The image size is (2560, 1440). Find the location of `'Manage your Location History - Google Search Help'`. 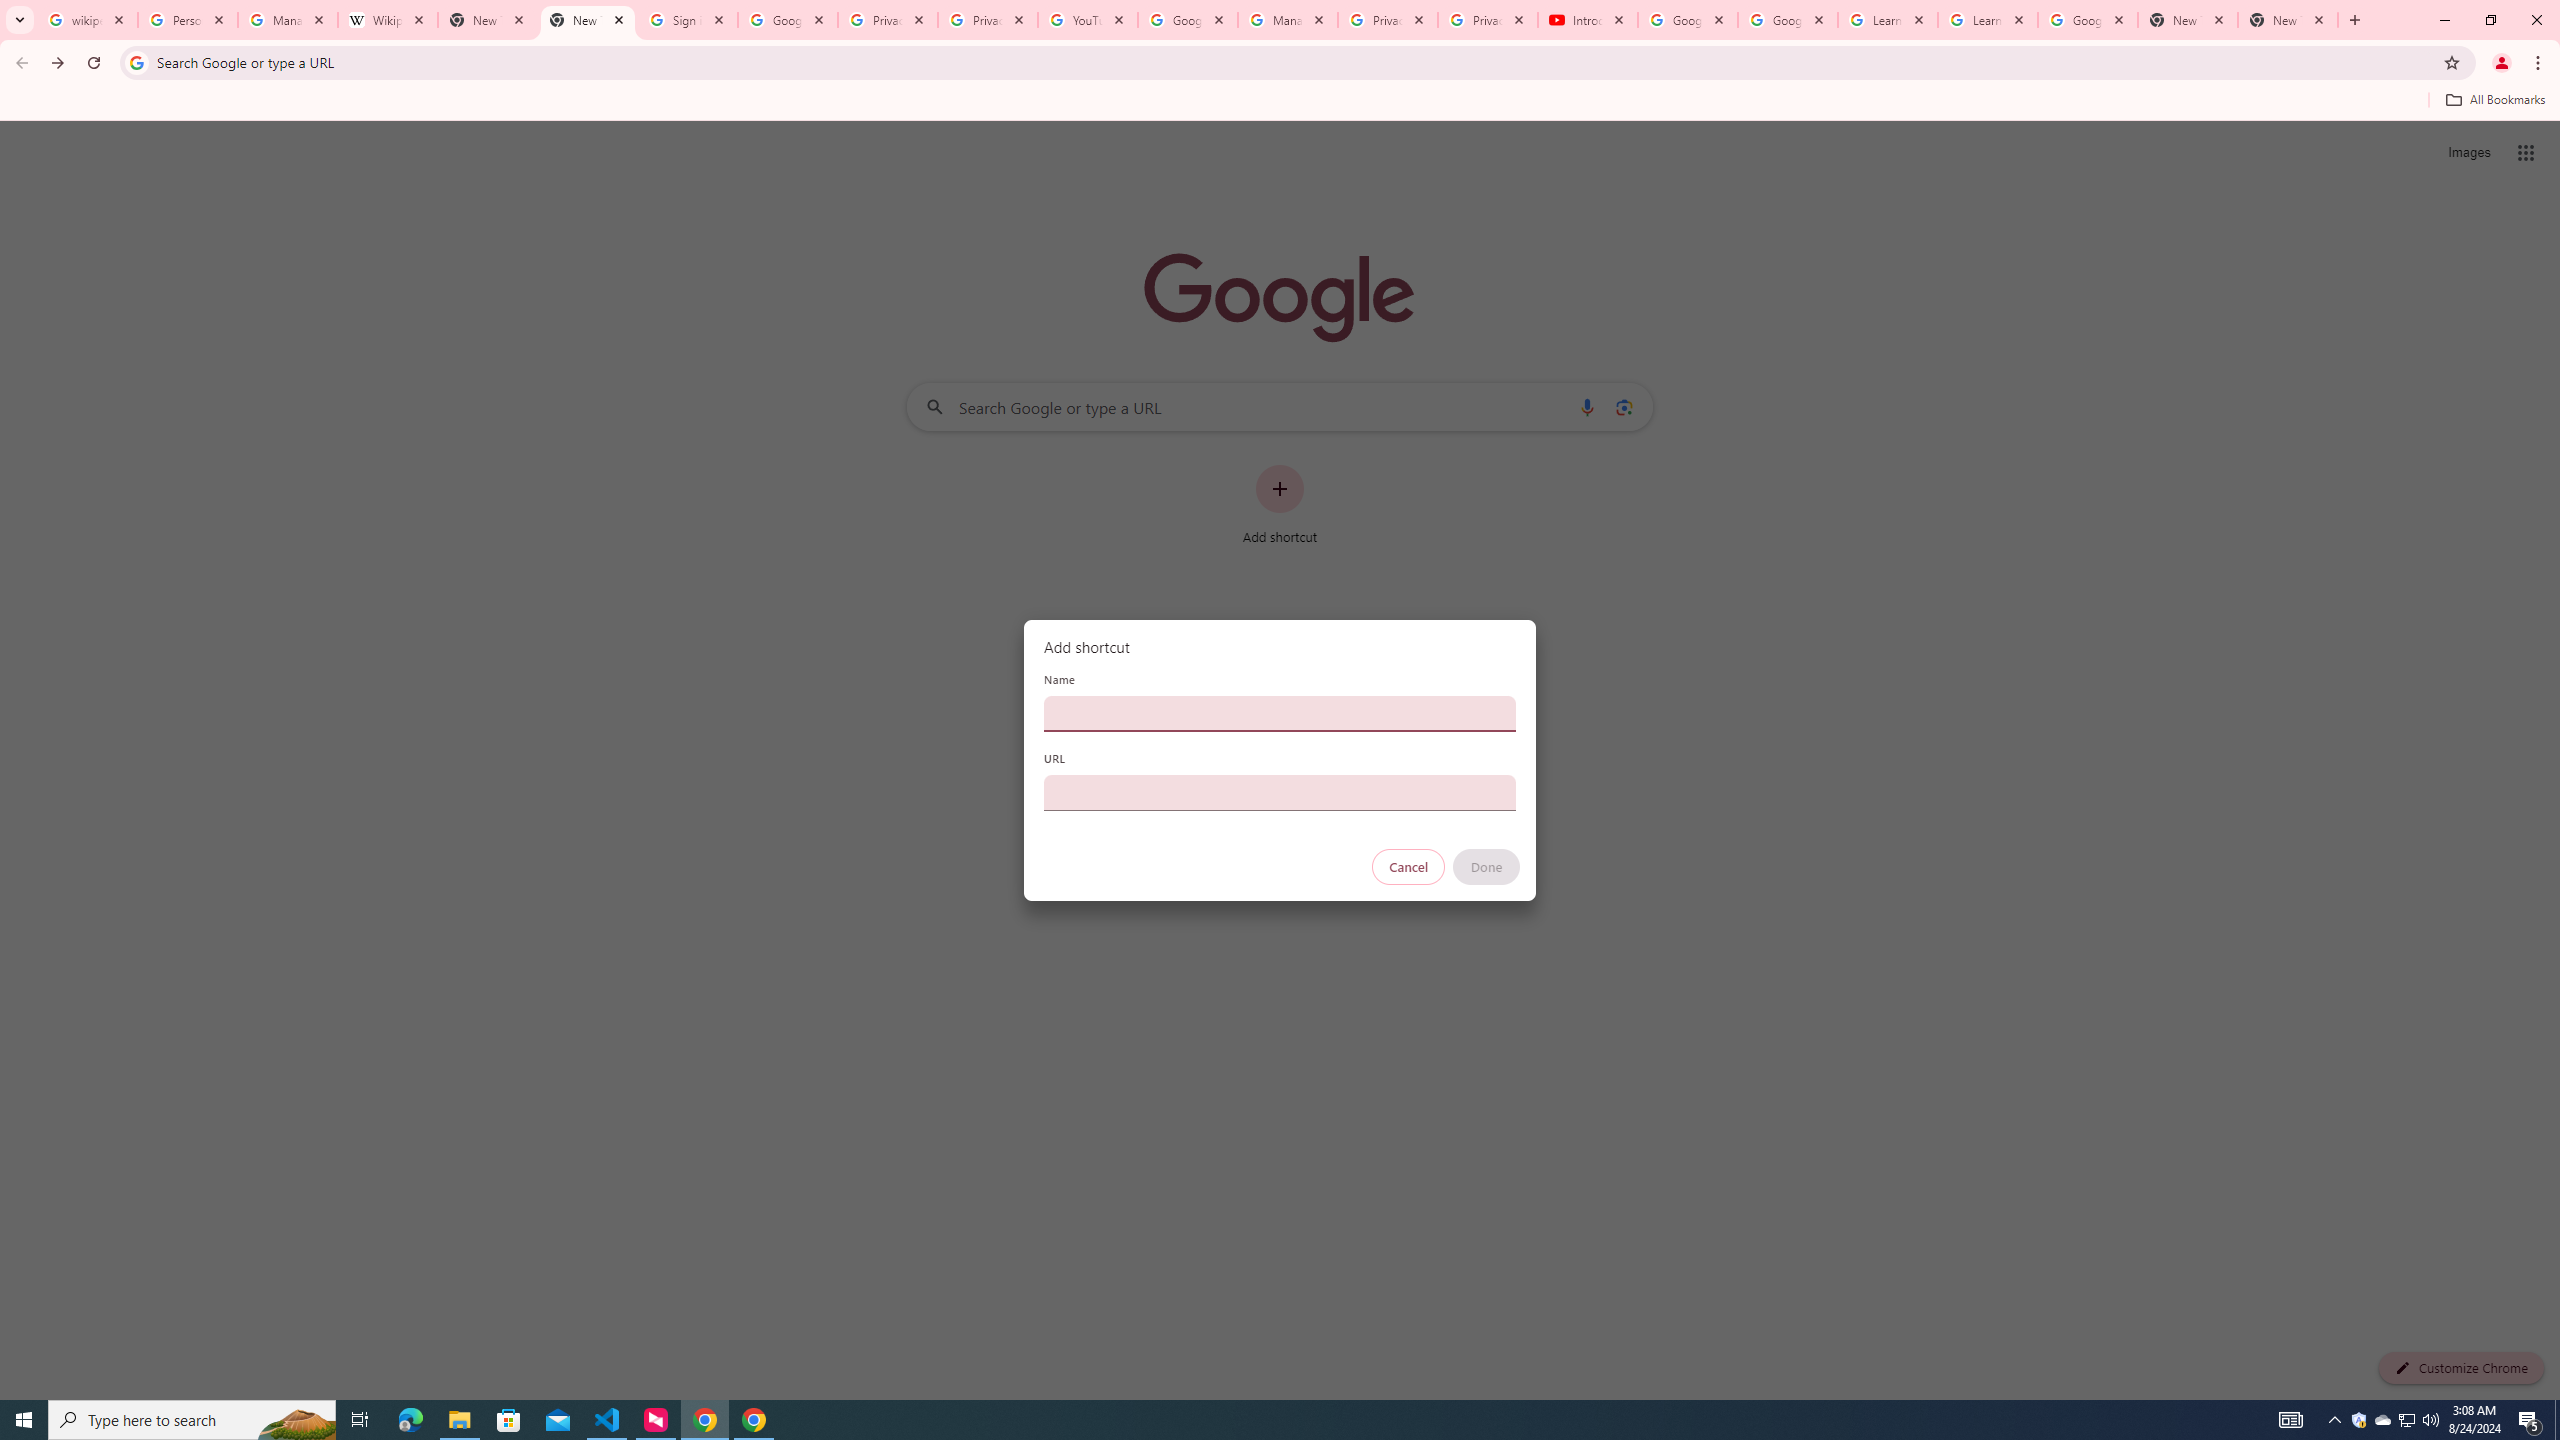

'Manage your Location History - Google Search Help' is located at coordinates (288, 19).